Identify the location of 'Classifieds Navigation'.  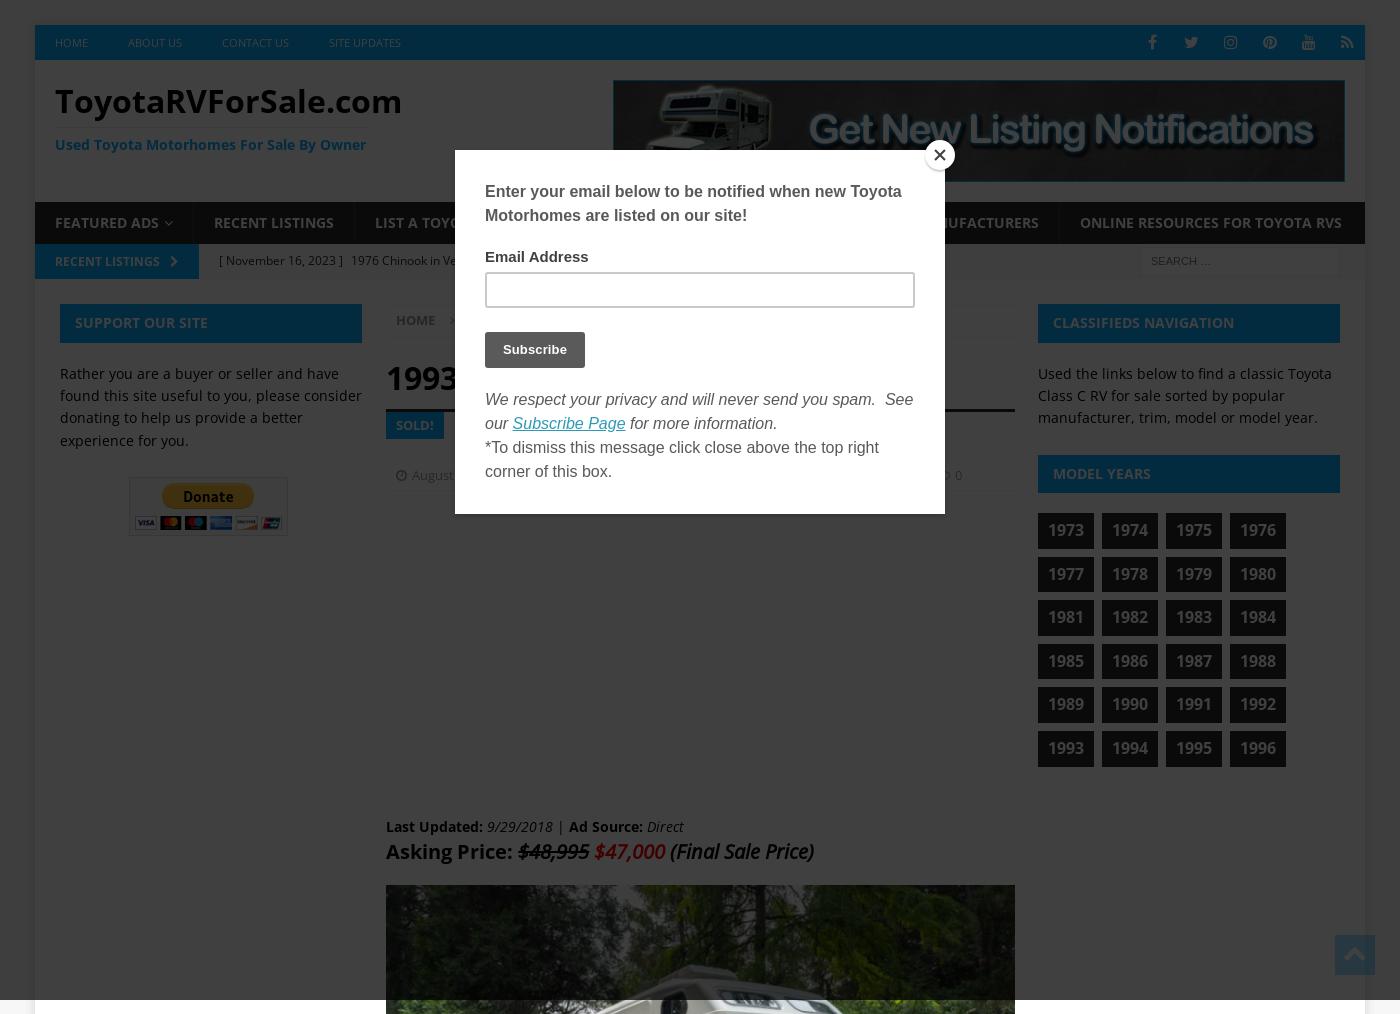
(1051, 322).